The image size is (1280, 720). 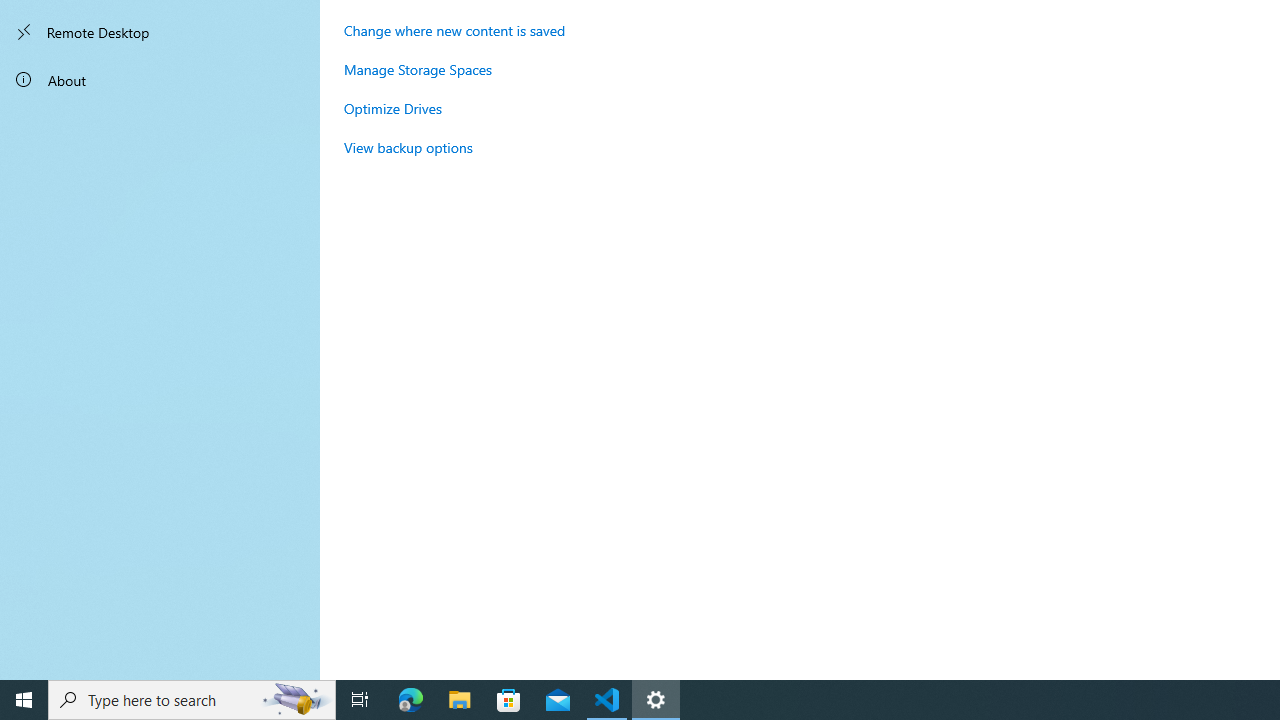 I want to click on 'Change where new content is saved', so click(x=454, y=30).